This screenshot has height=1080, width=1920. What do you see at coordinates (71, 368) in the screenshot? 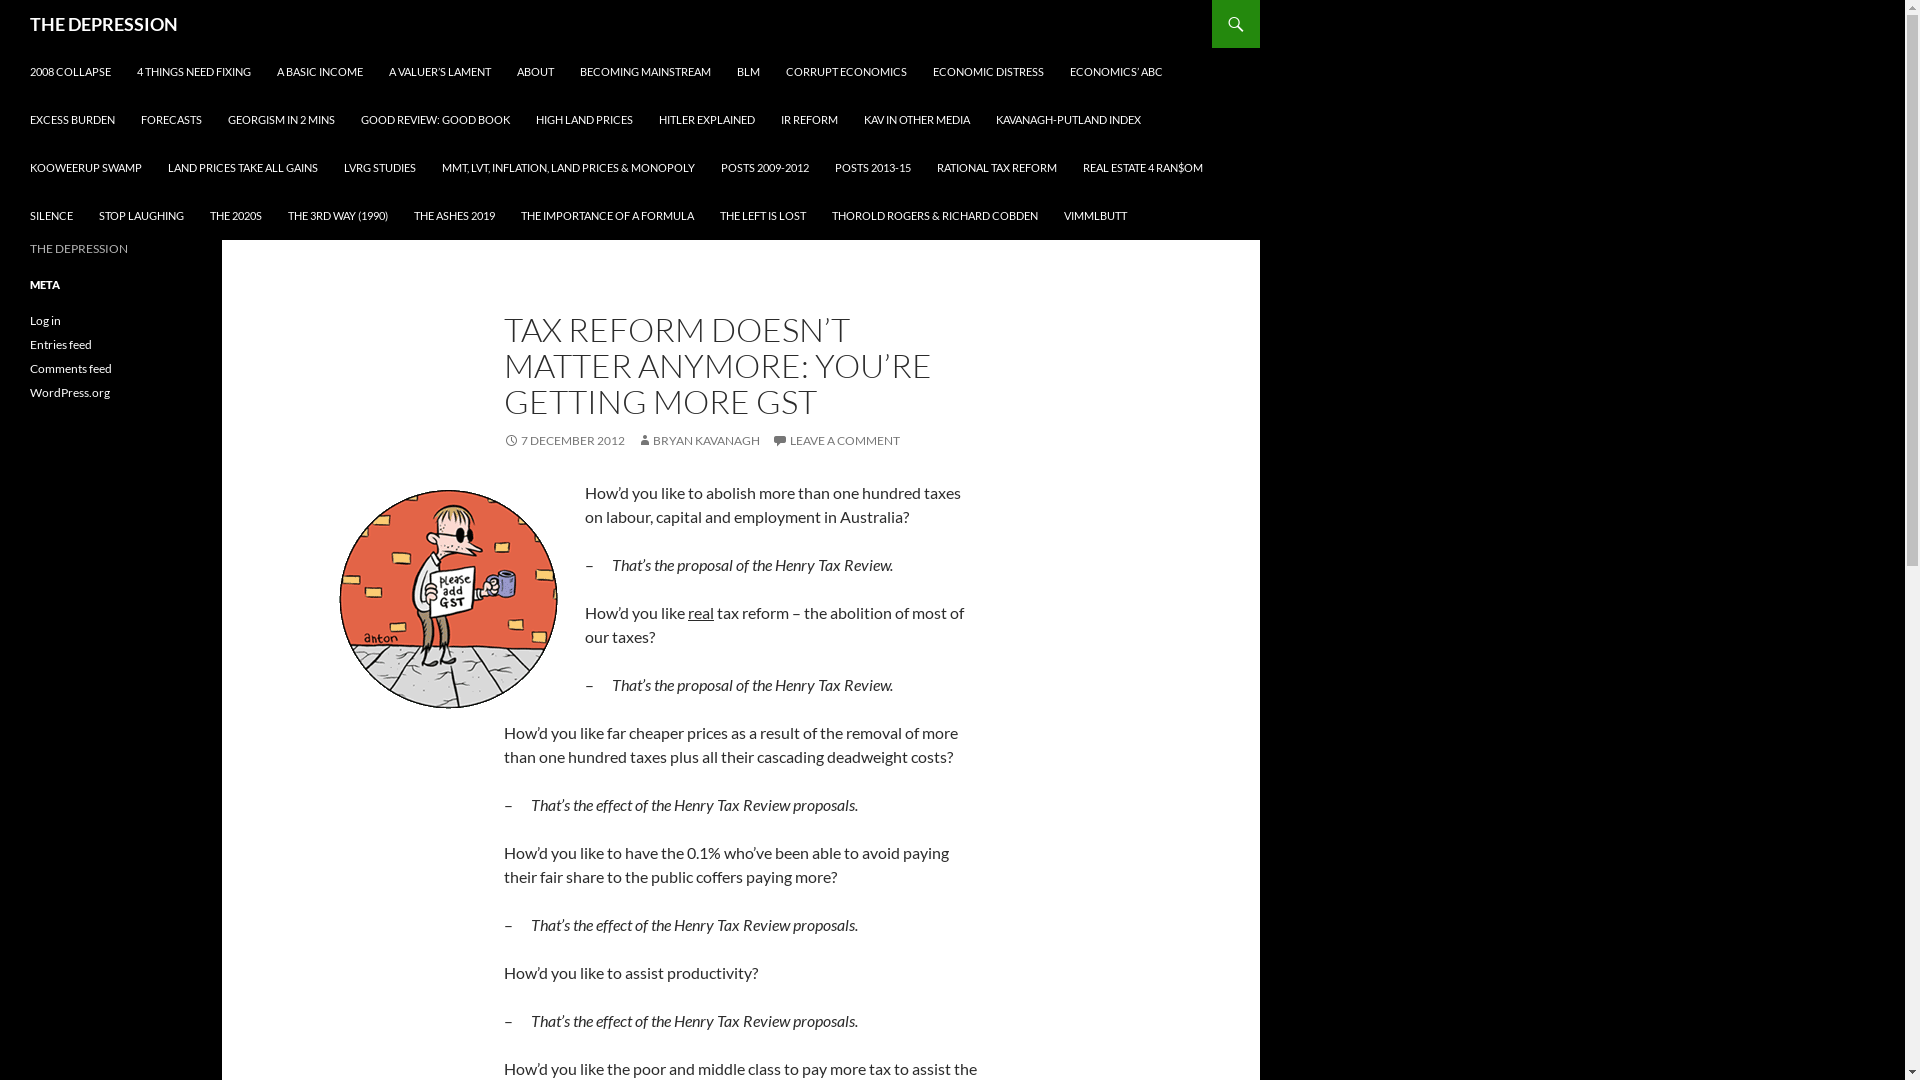
I see `'Comments feed'` at bounding box center [71, 368].